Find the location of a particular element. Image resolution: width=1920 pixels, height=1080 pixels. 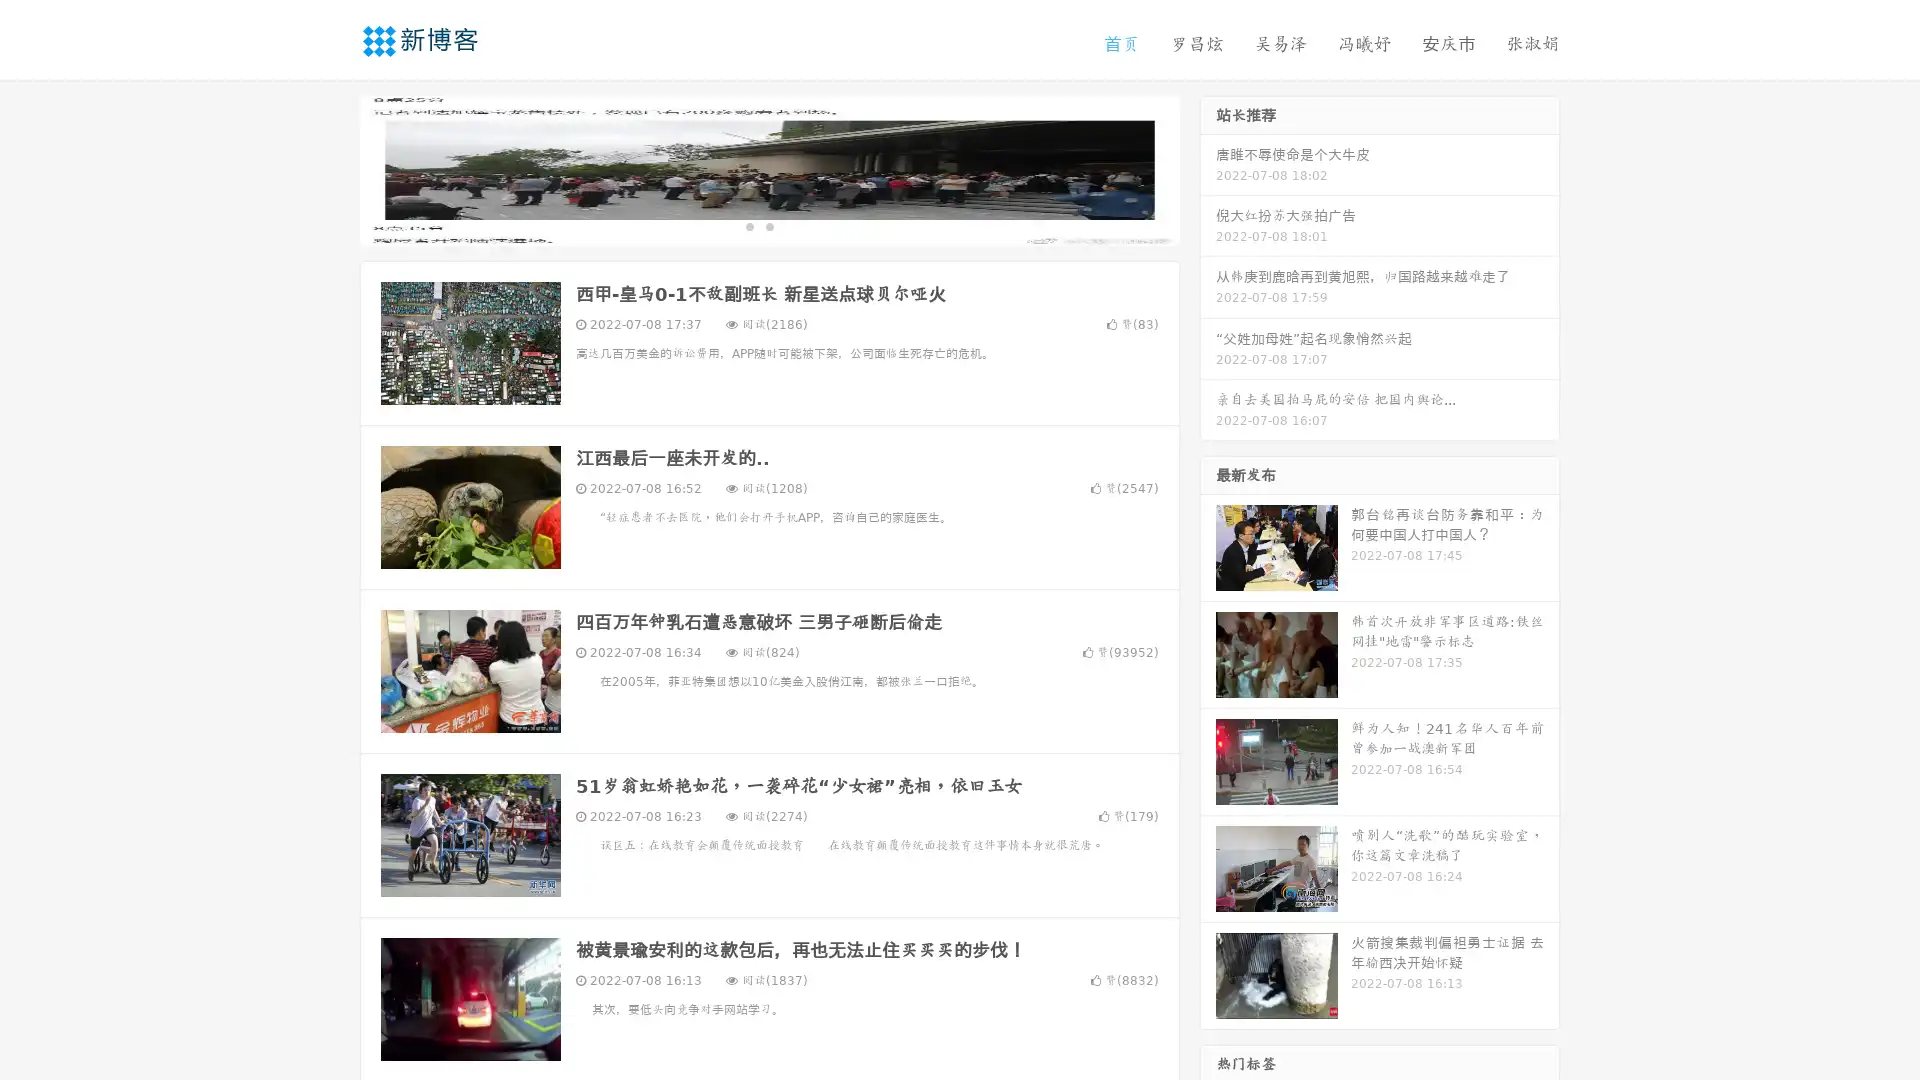

Next slide is located at coordinates (1208, 168).